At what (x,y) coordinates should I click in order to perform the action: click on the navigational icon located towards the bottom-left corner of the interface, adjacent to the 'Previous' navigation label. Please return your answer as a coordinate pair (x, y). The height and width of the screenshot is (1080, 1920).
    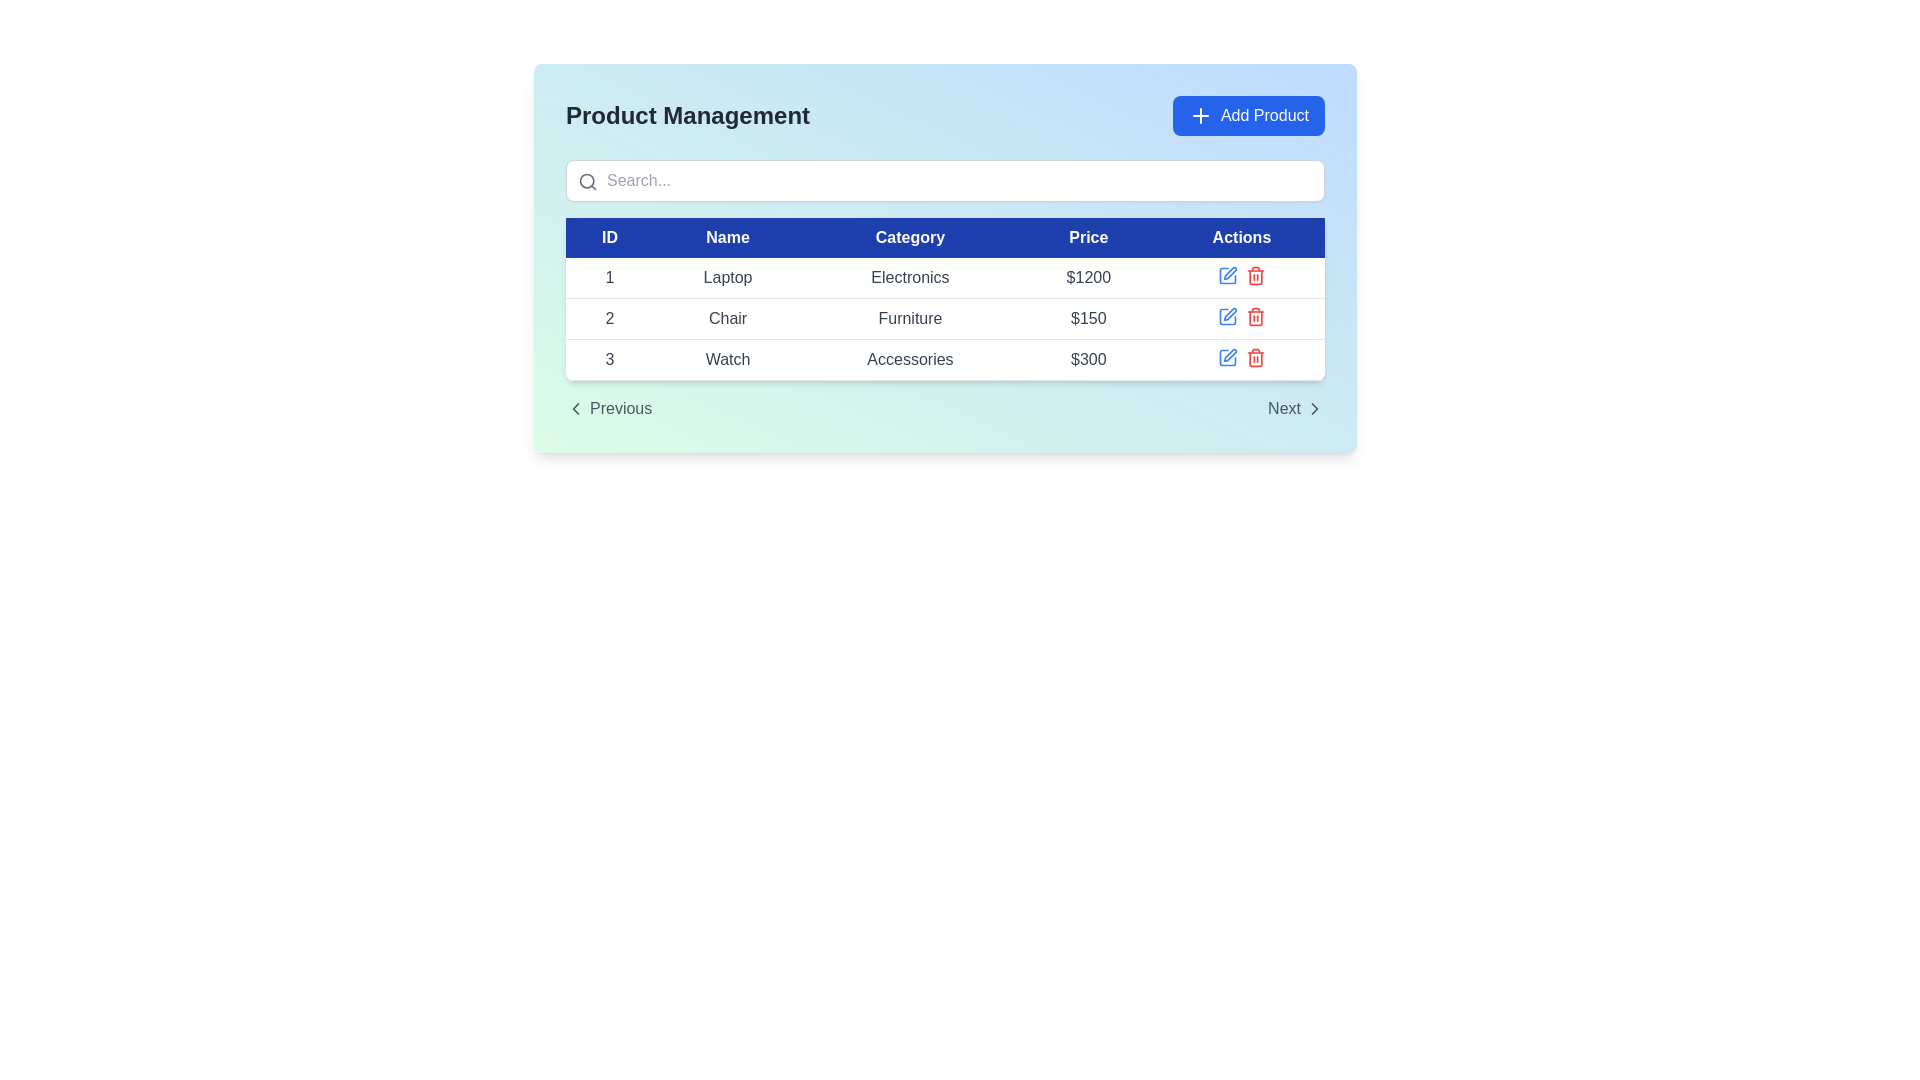
    Looking at the image, I should click on (575, 407).